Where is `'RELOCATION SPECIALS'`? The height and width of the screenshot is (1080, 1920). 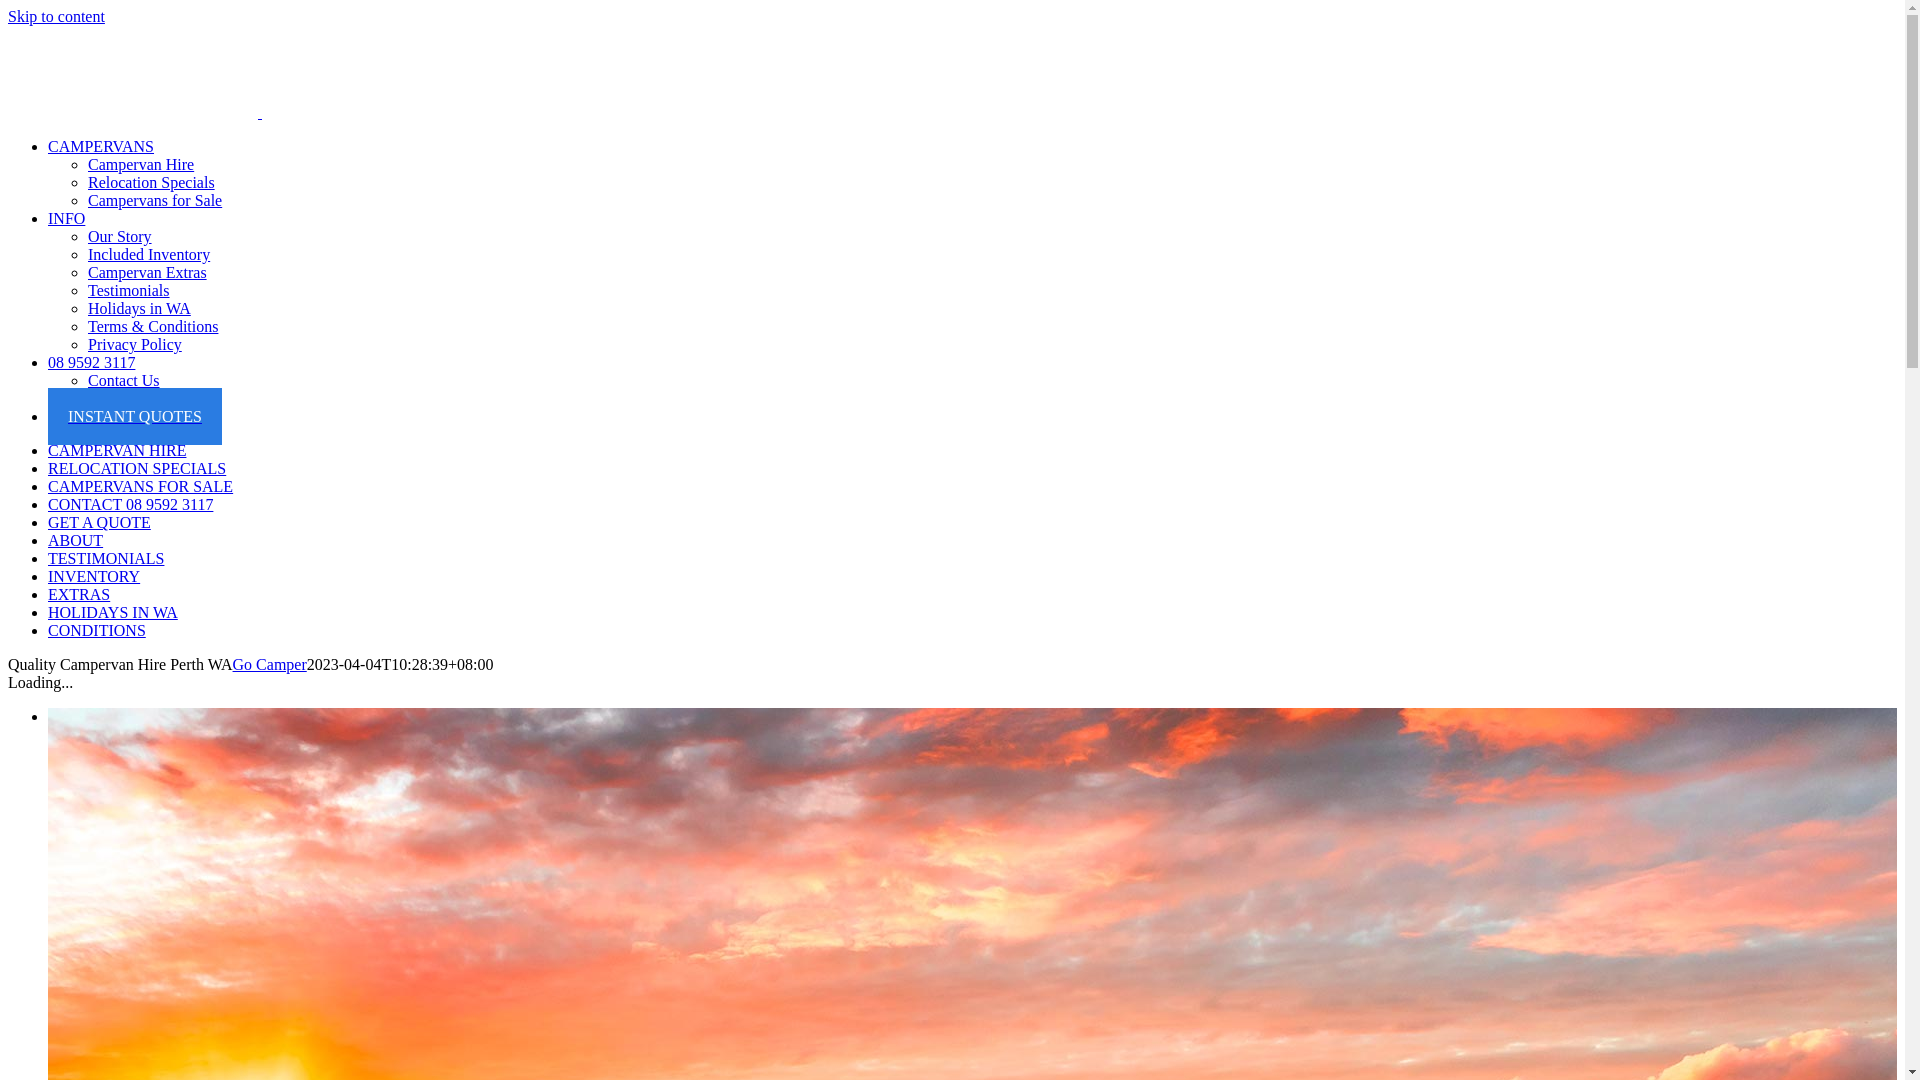
'RELOCATION SPECIALS' is located at coordinates (48, 468).